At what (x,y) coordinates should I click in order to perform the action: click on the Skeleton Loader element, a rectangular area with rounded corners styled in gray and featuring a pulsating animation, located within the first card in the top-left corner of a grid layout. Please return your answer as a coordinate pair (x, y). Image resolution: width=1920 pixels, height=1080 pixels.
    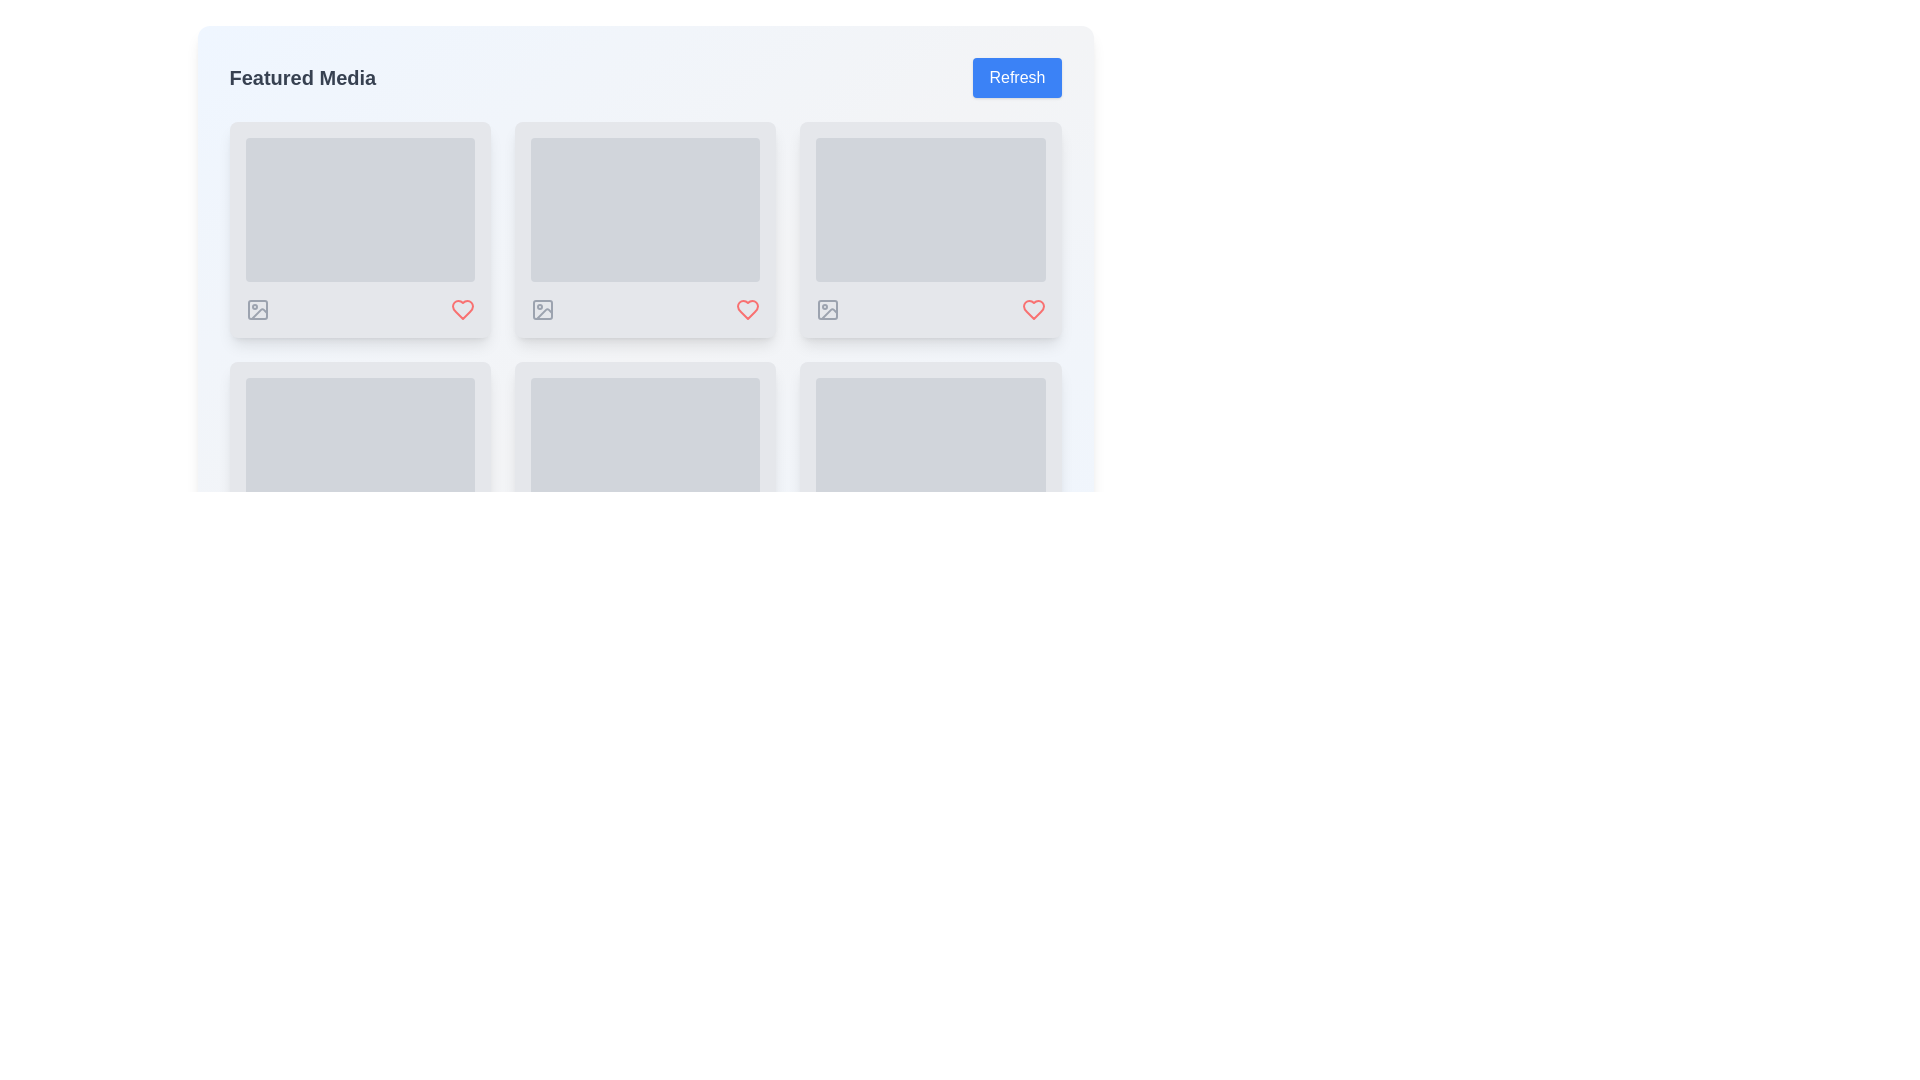
    Looking at the image, I should click on (360, 209).